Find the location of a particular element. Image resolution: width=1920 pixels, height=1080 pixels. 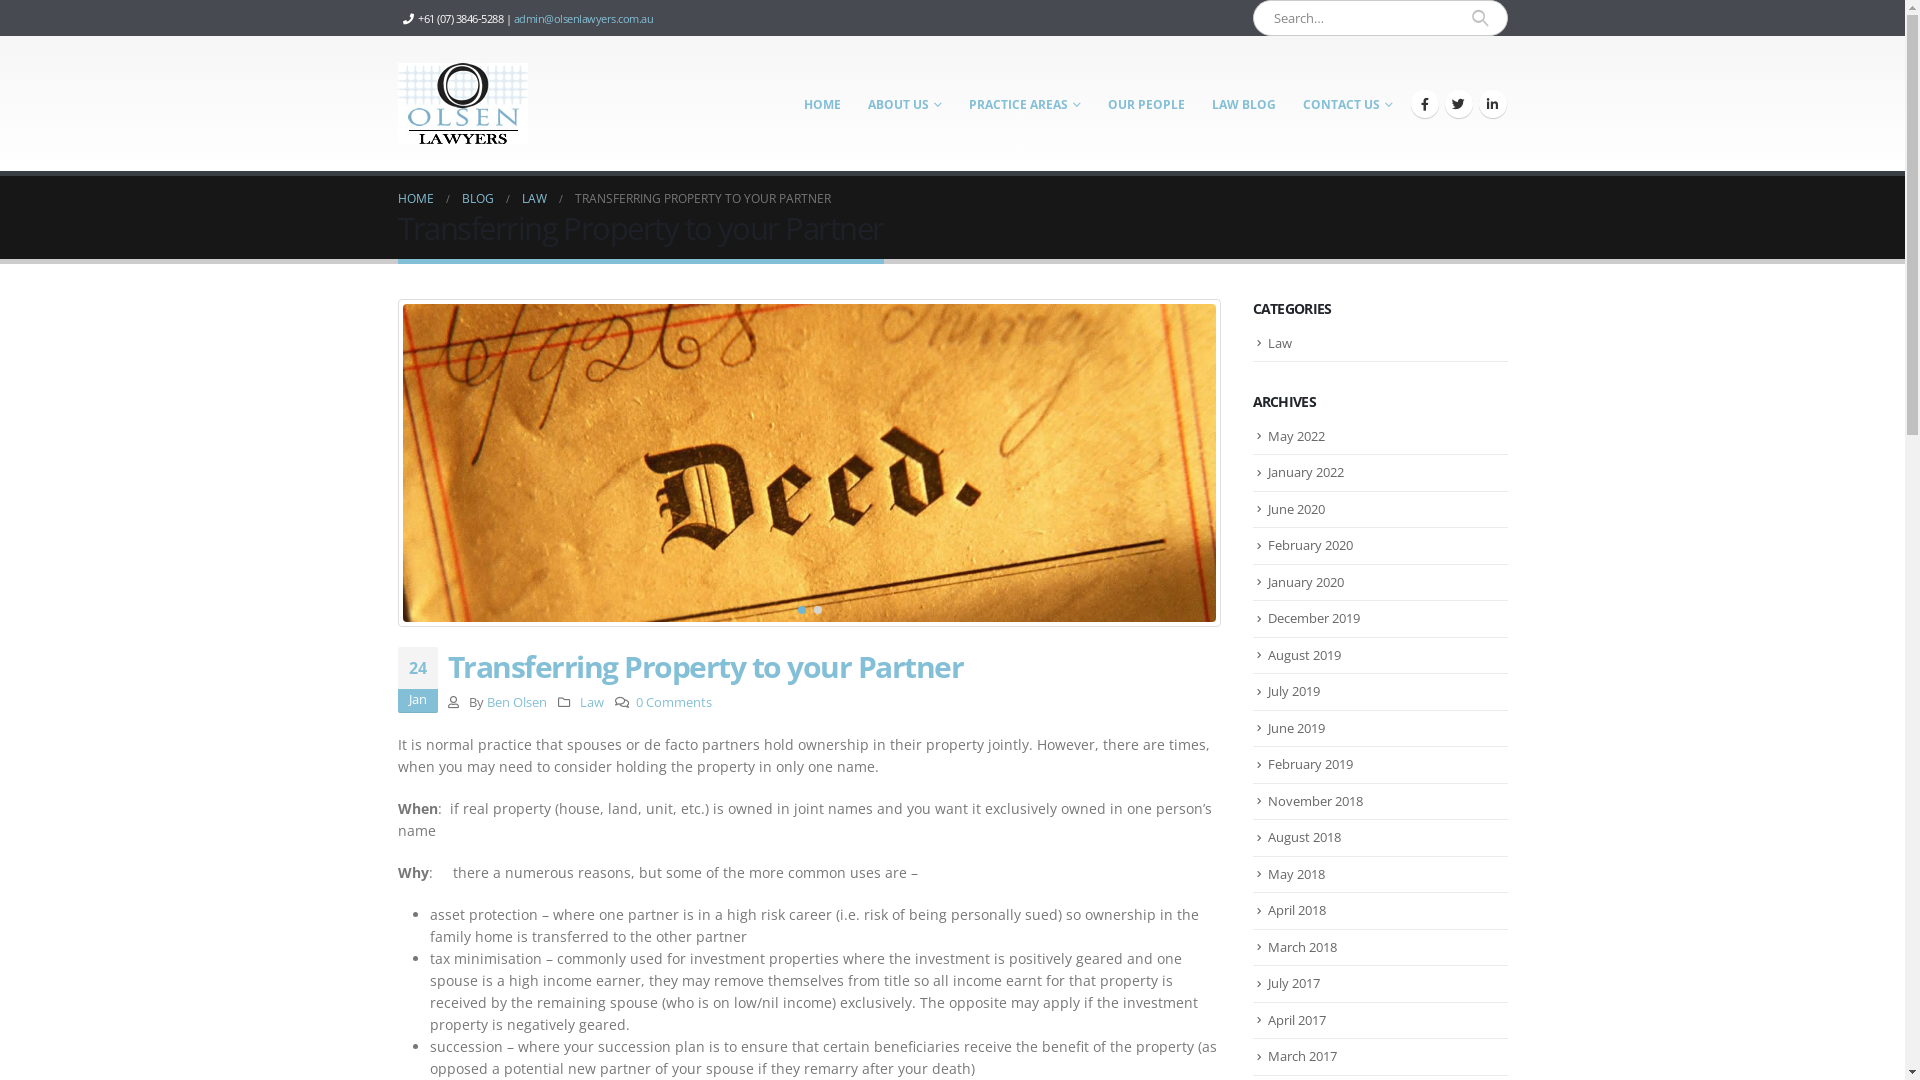

'July 2019' is located at coordinates (1294, 689).